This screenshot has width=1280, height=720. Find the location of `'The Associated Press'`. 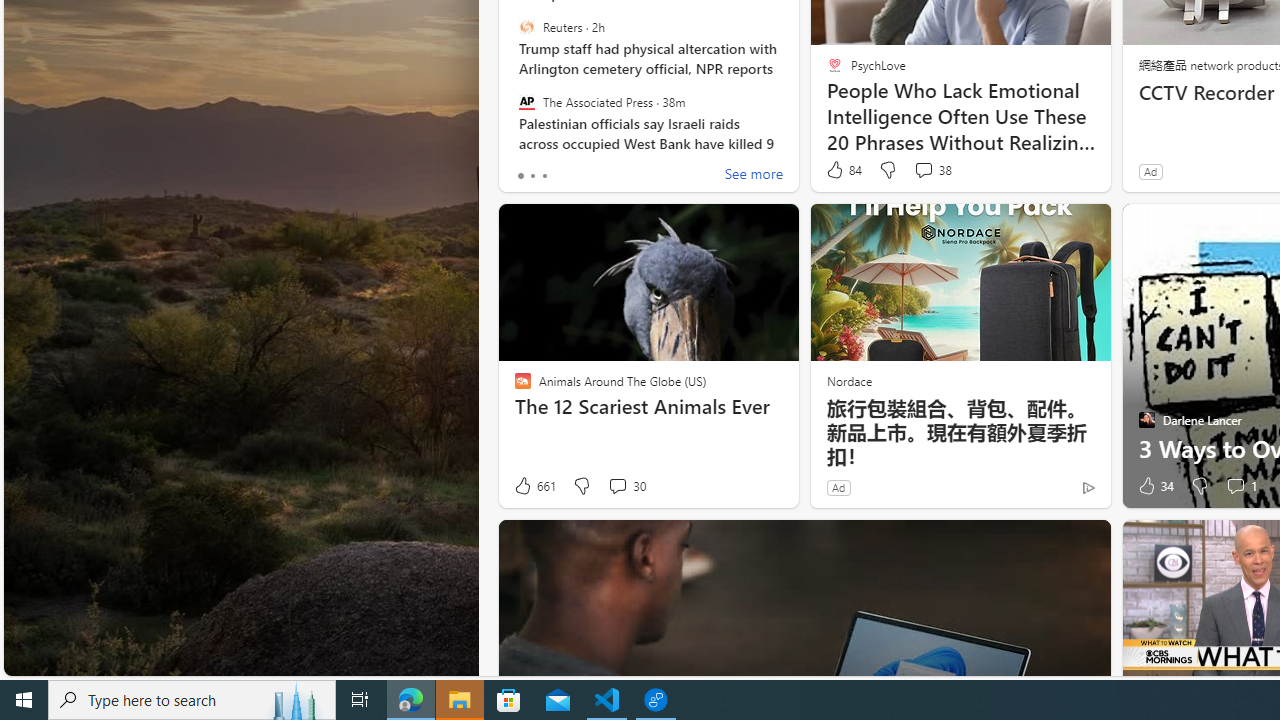

'The Associated Press' is located at coordinates (526, 101).